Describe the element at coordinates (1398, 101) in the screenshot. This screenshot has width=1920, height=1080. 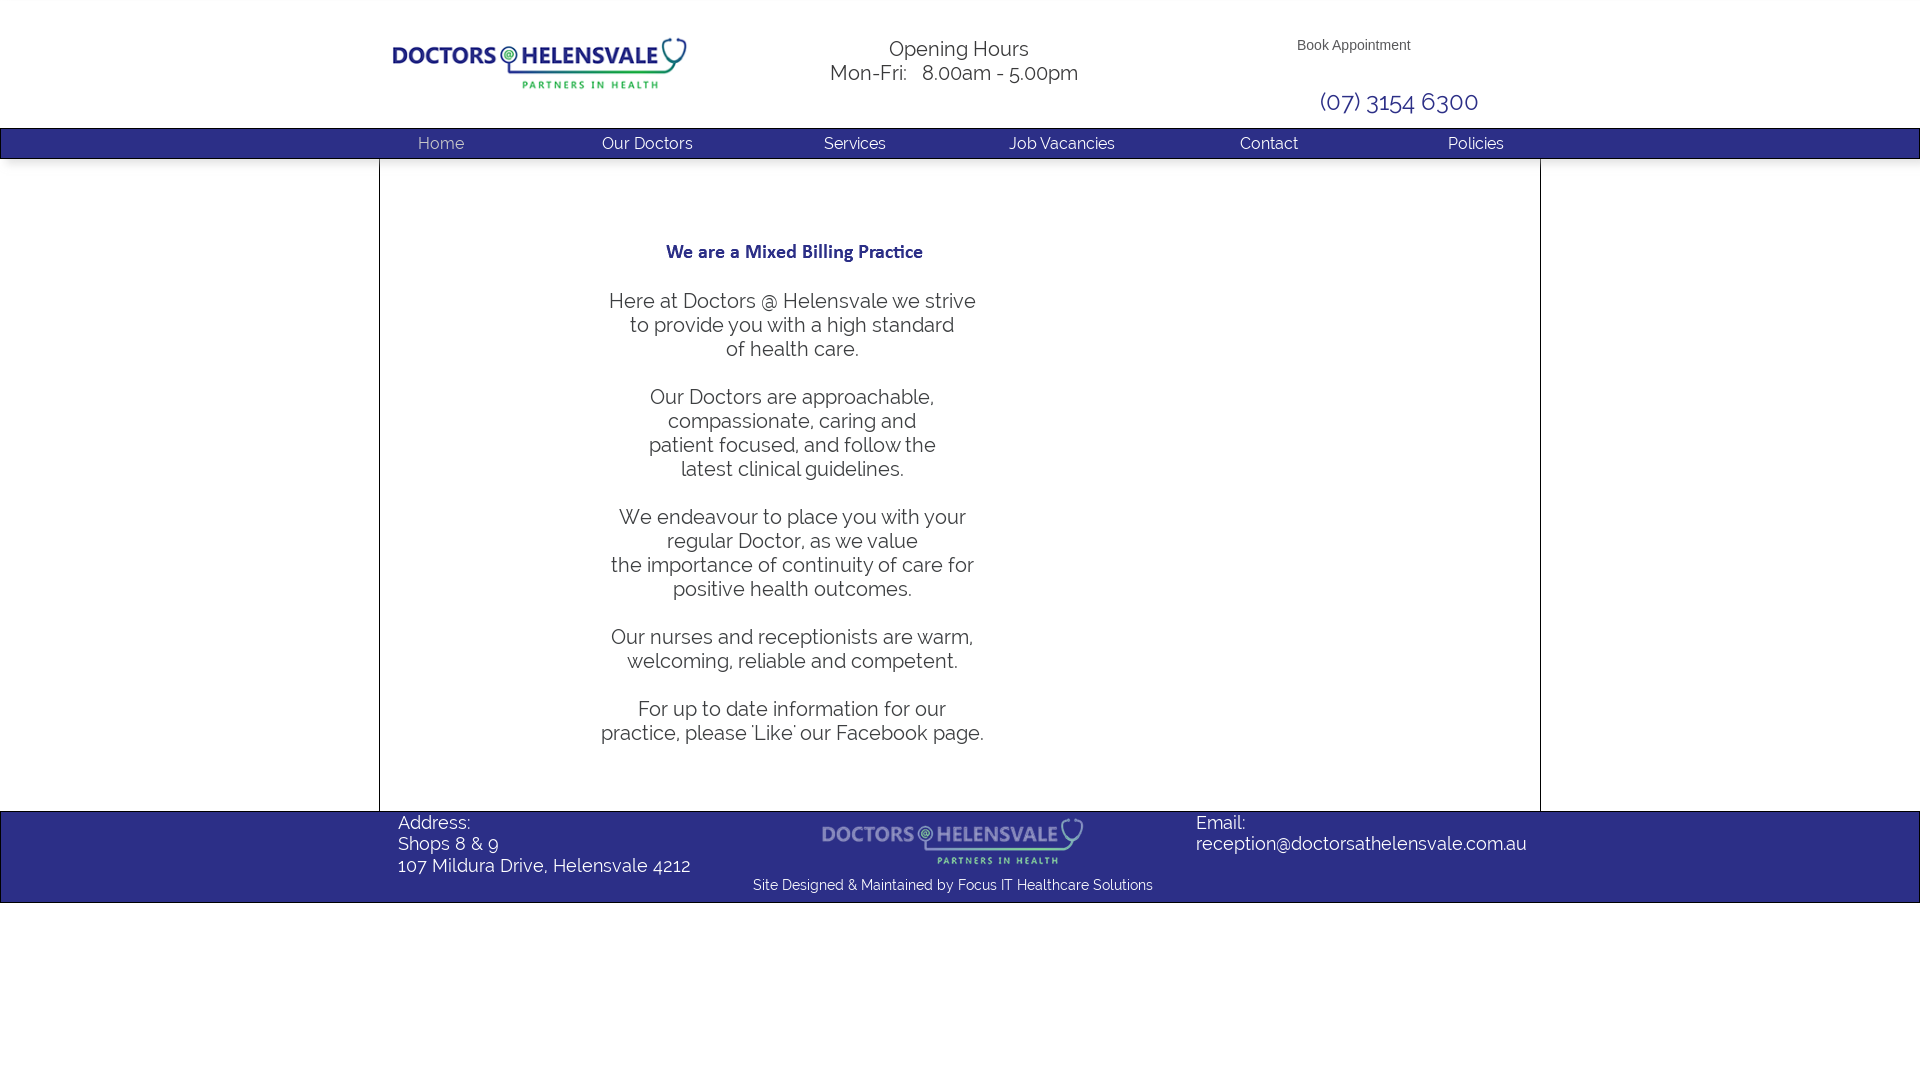
I see `'(07) 3154 6300'` at that location.